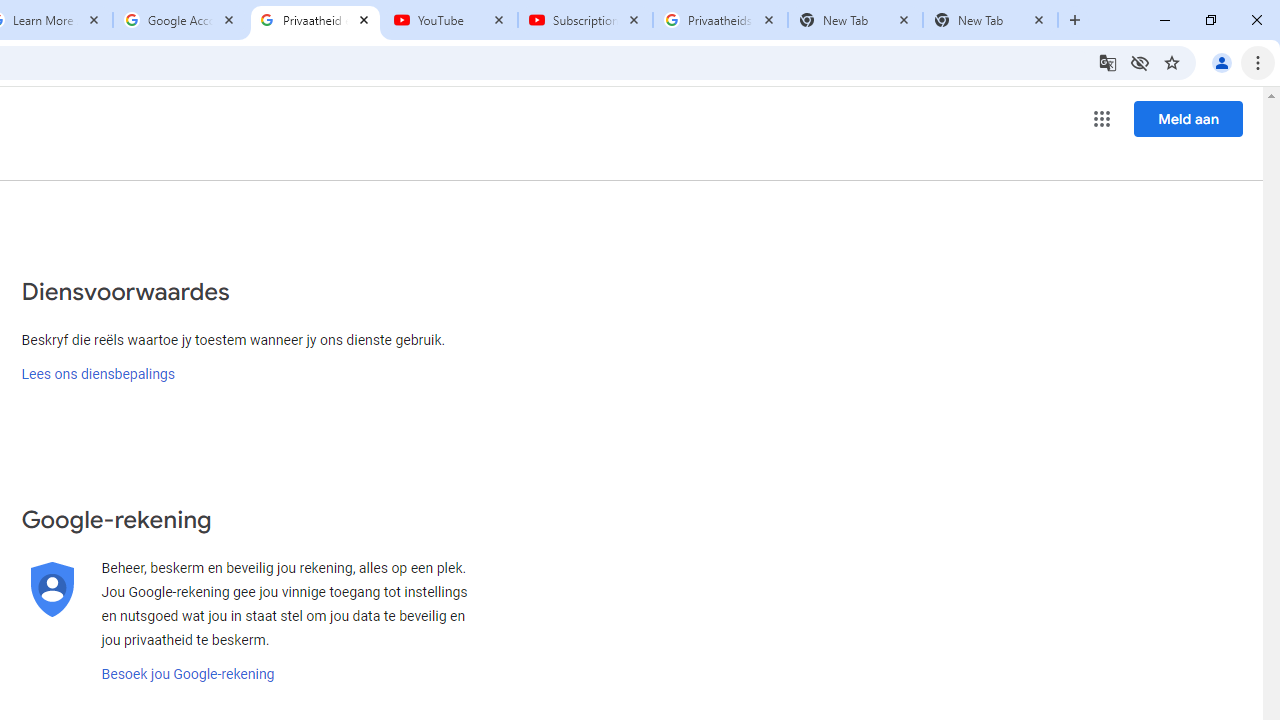 This screenshot has width=1280, height=720. Describe the element at coordinates (990, 20) in the screenshot. I see `'New Tab'` at that location.